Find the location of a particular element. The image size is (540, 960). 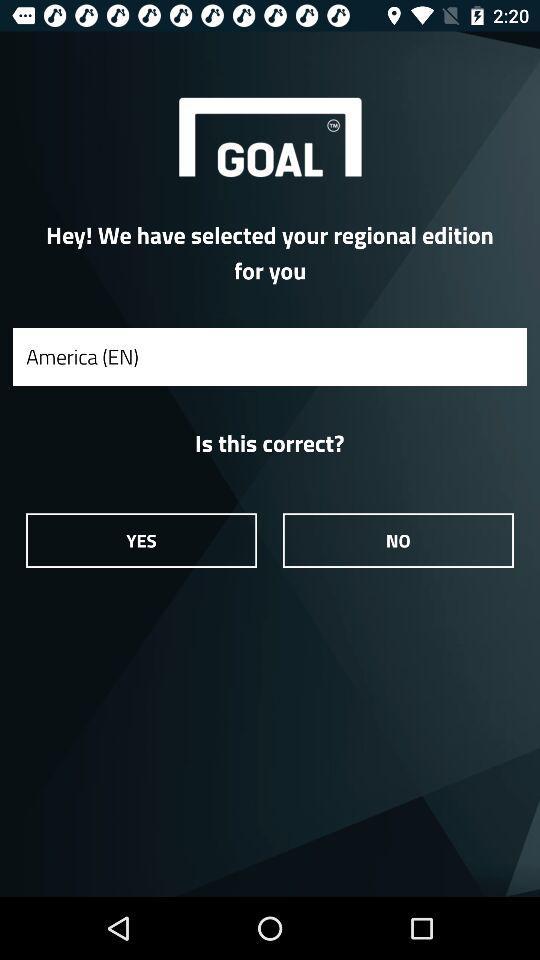

the america (en) is located at coordinates (270, 356).